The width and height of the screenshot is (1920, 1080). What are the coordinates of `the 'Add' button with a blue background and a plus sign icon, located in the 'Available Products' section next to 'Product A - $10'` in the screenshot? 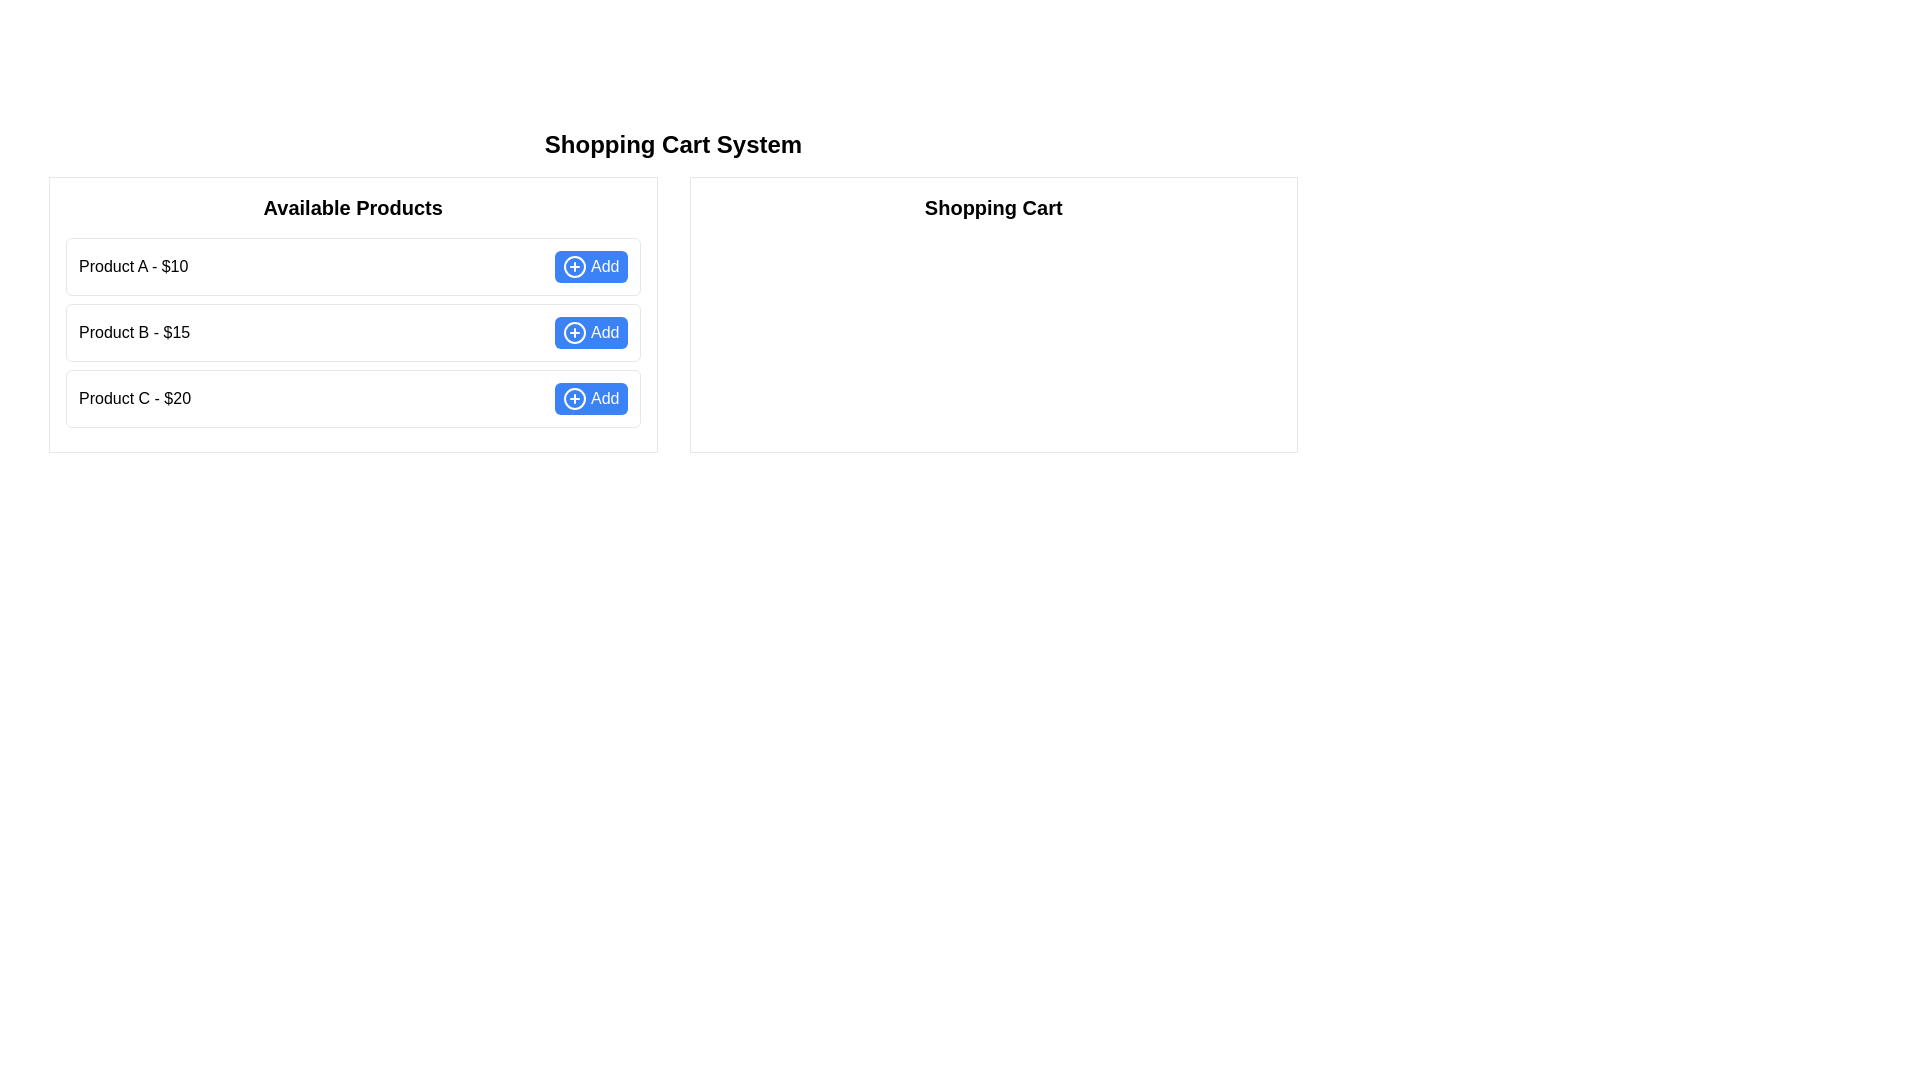 It's located at (590, 265).